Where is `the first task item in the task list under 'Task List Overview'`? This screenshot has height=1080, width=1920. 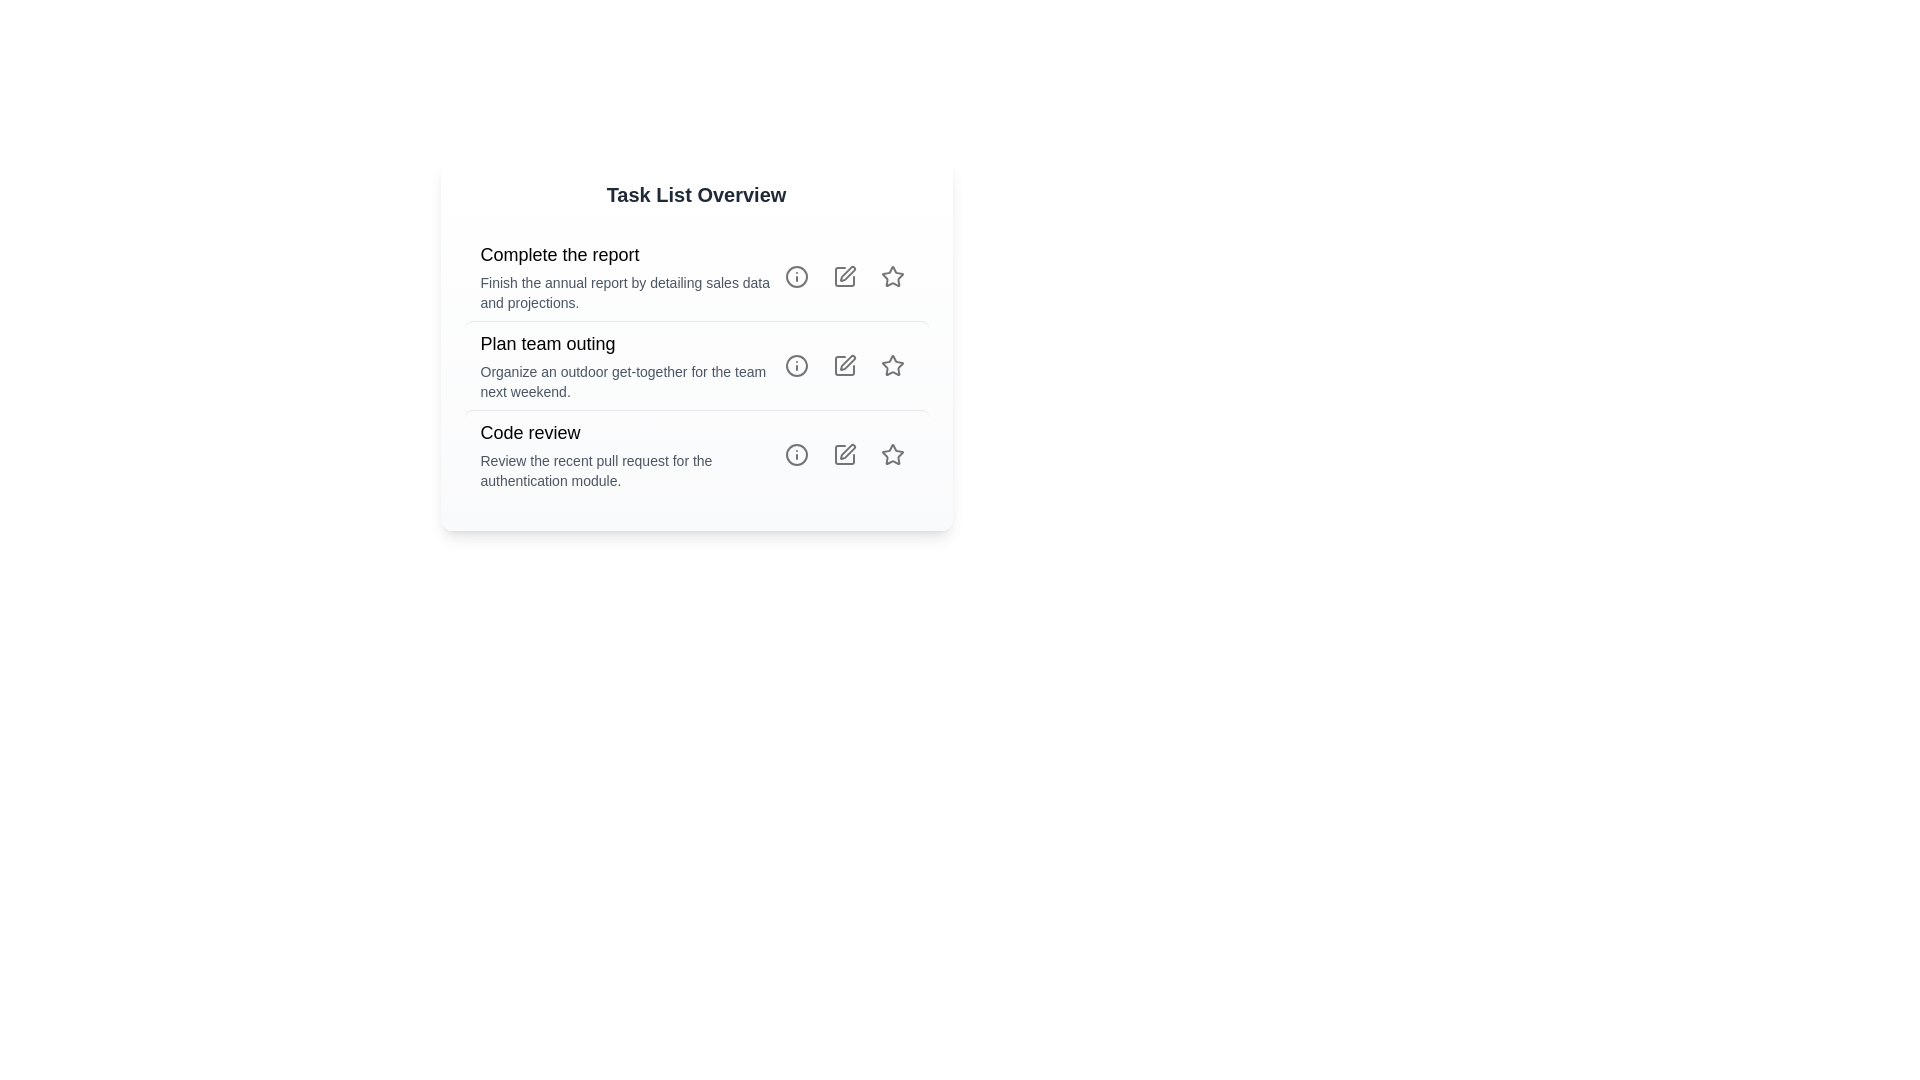
the first task item in the task list under 'Task List Overview' is located at coordinates (627, 277).